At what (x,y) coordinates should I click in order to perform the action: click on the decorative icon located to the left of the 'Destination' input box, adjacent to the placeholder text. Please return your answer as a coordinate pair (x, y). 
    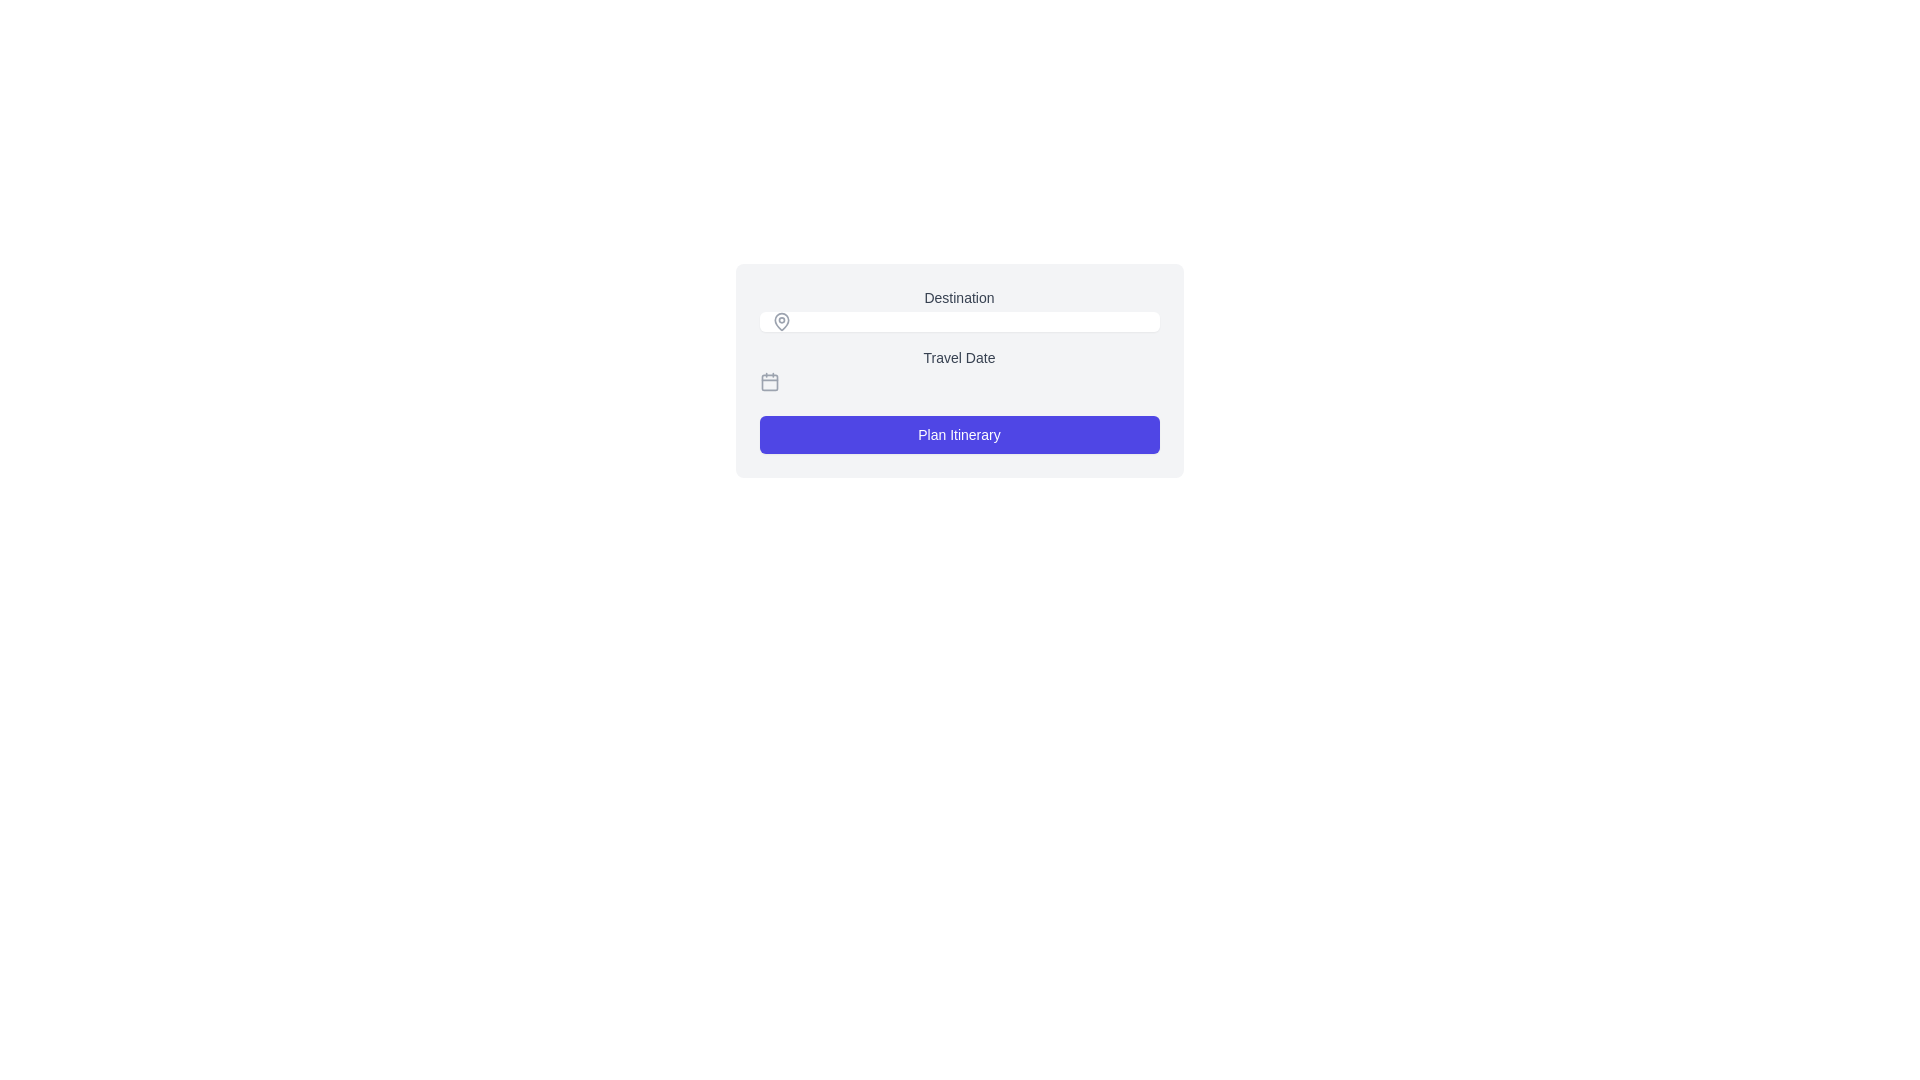
    Looking at the image, I should click on (780, 320).